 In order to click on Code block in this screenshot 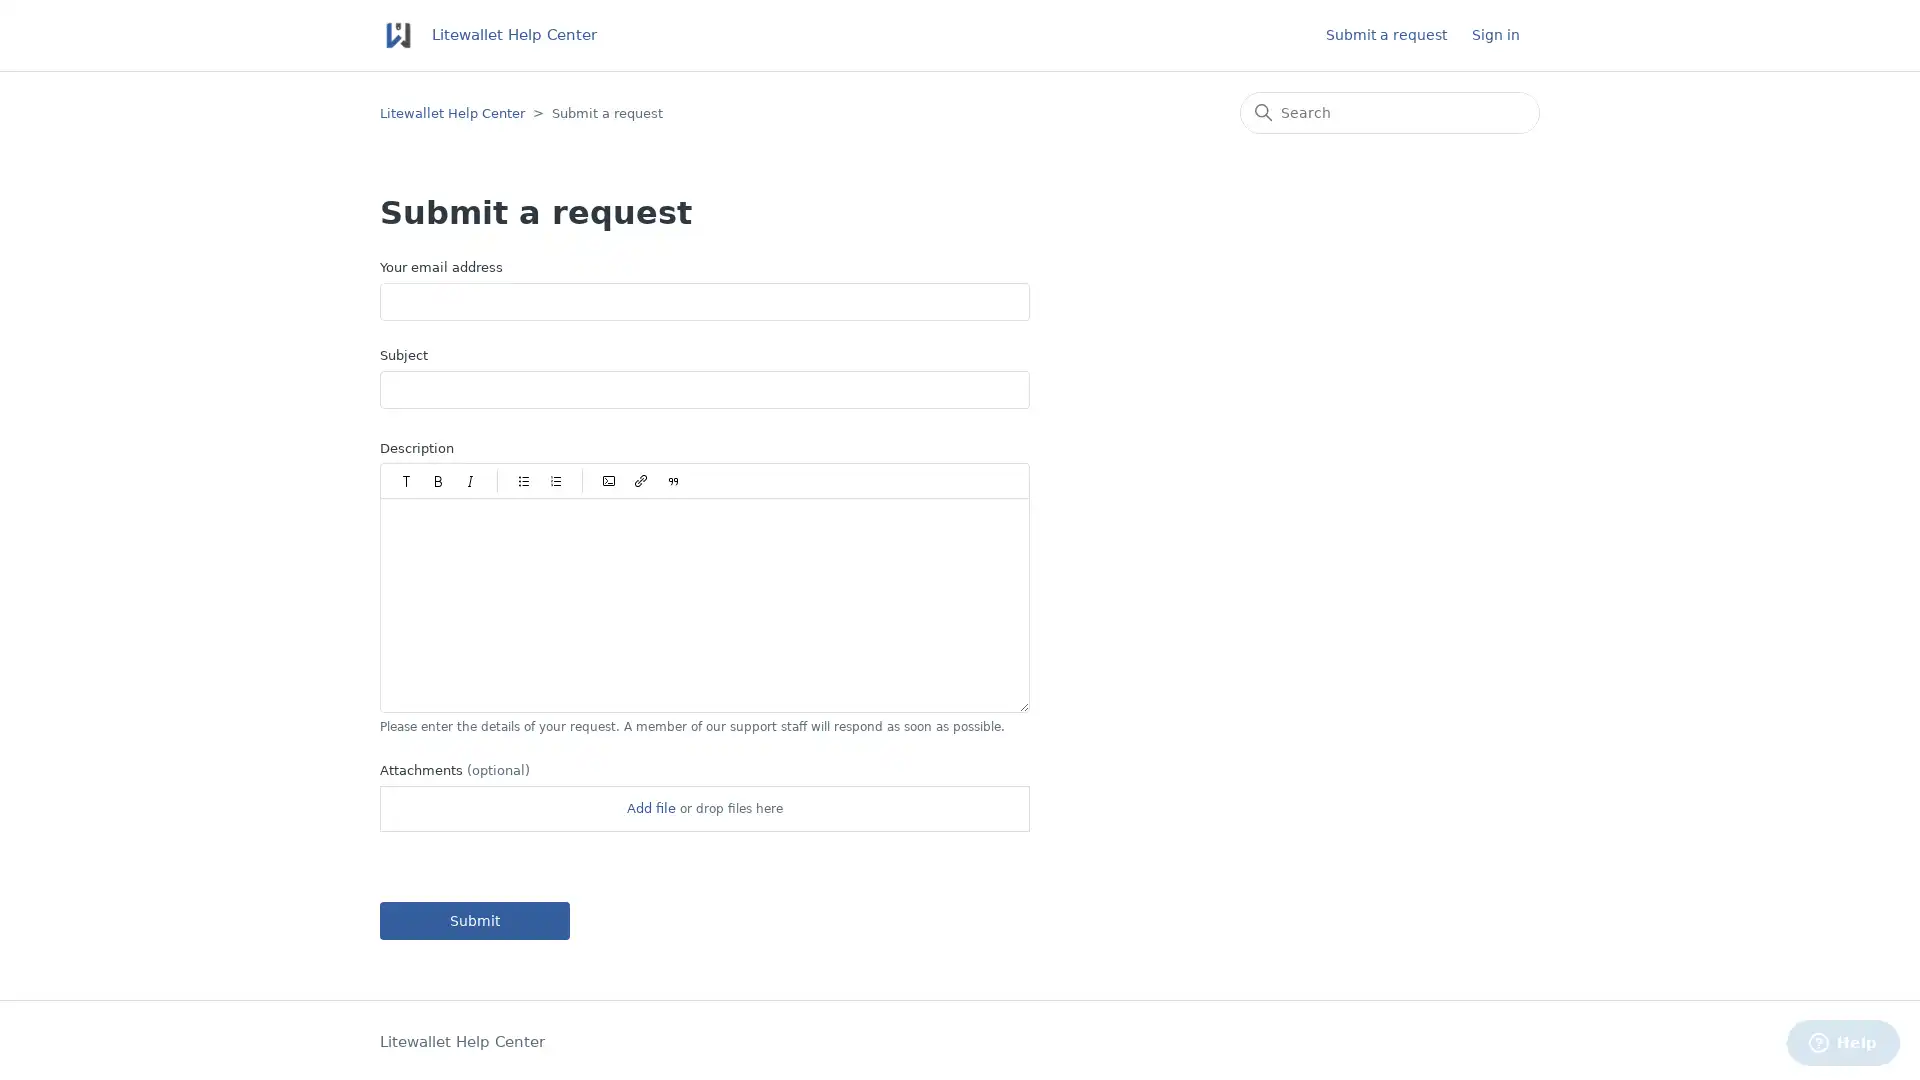, I will do `click(608, 481)`.